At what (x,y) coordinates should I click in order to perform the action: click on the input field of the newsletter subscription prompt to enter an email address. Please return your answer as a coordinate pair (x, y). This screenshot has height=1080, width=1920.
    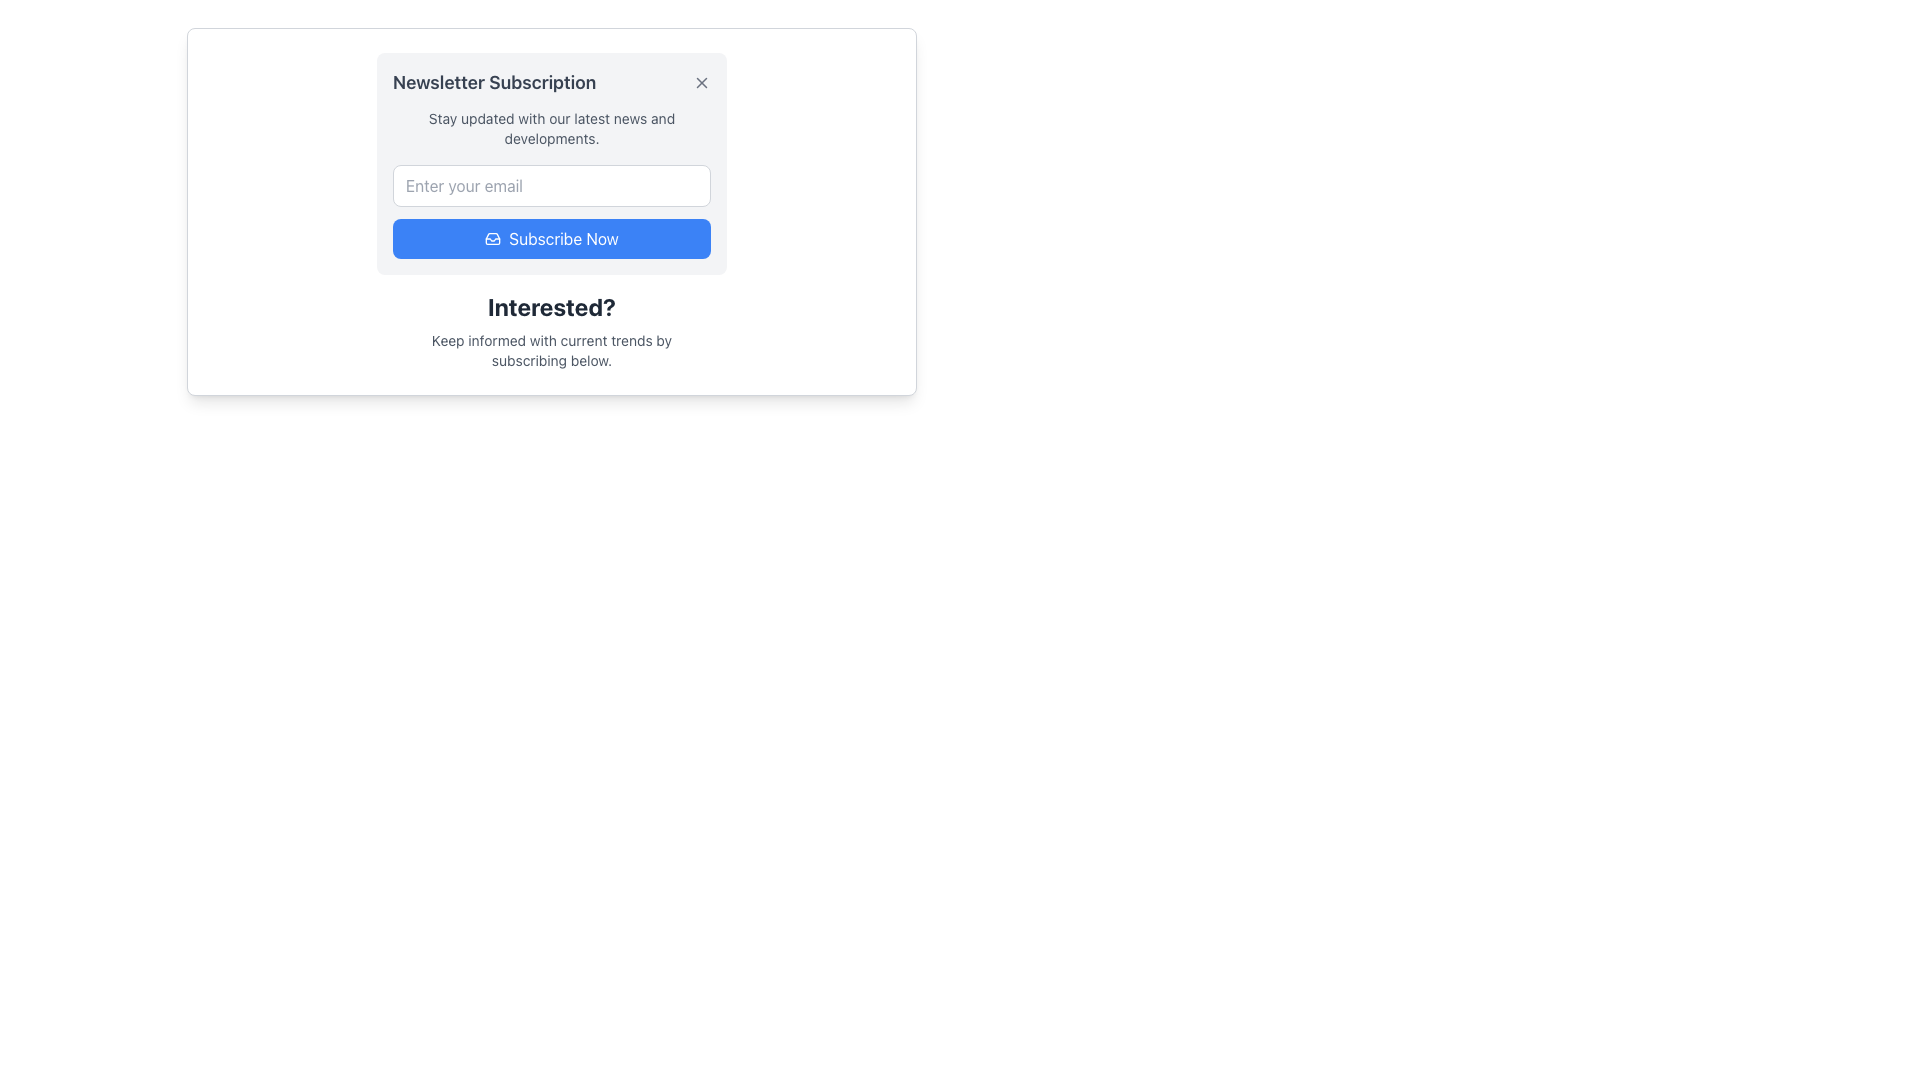
    Looking at the image, I should click on (552, 163).